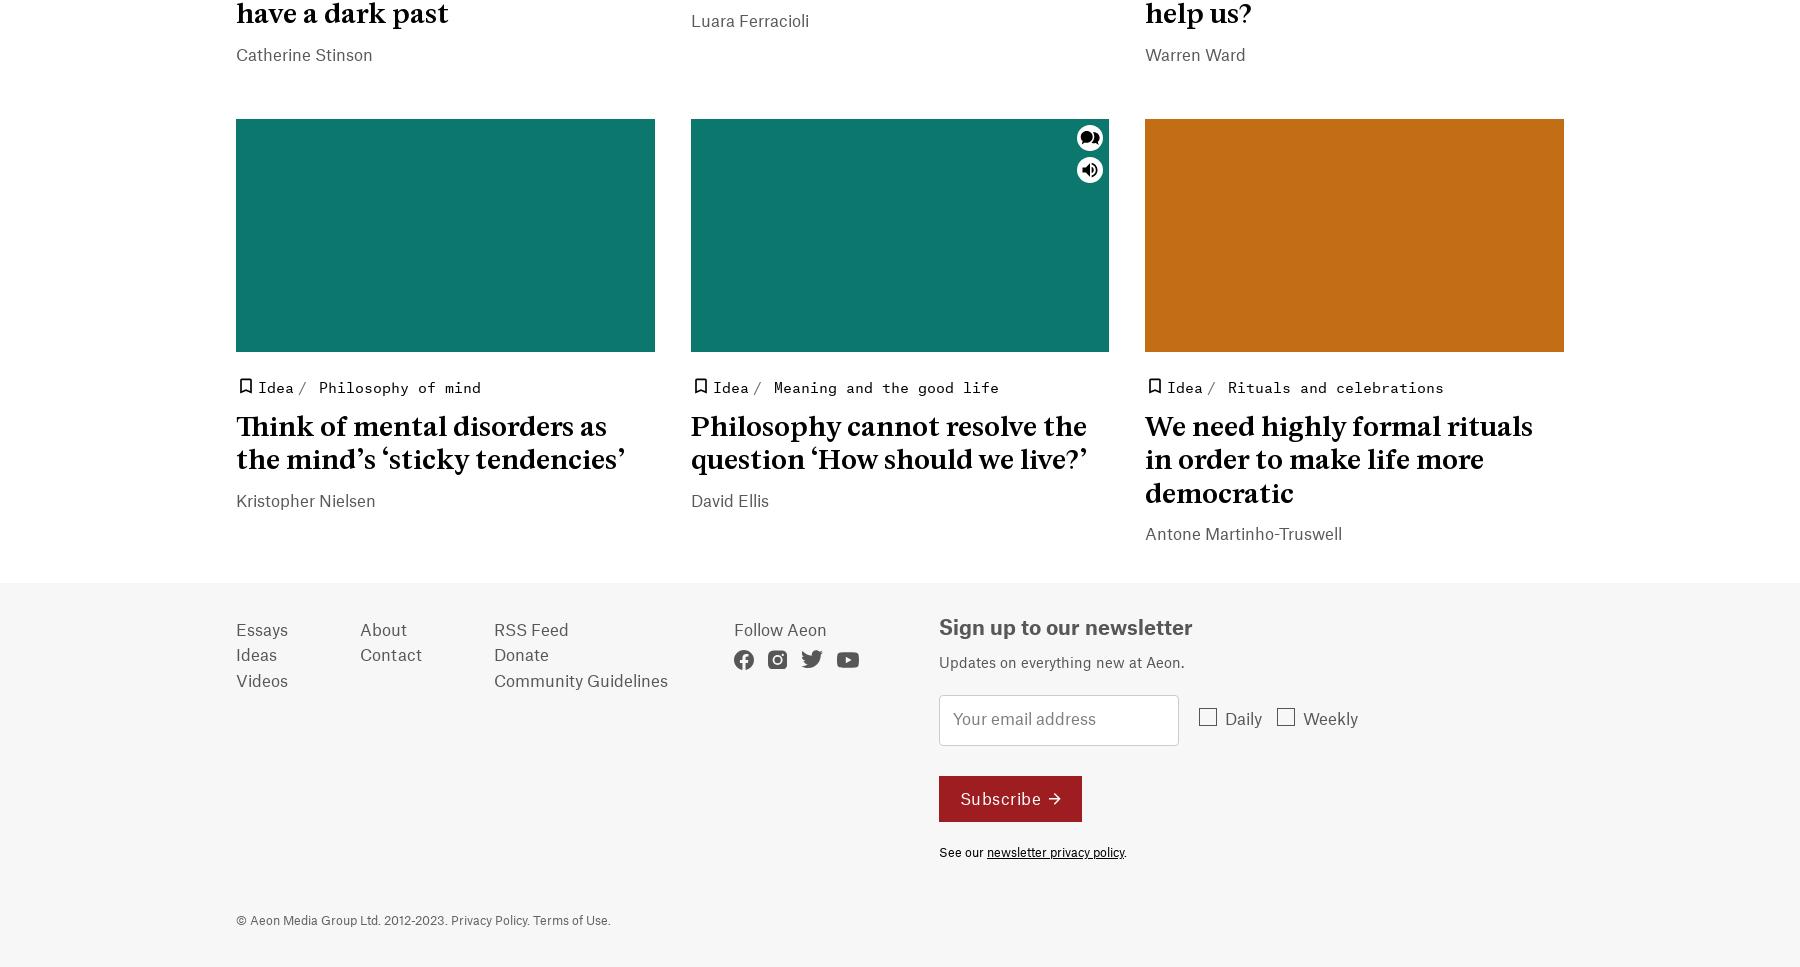 Image resolution: width=1800 pixels, height=967 pixels. What do you see at coordinates (255, 655) in the screenshot?
I see `'Ideas'` at bounding box center [255, 655].